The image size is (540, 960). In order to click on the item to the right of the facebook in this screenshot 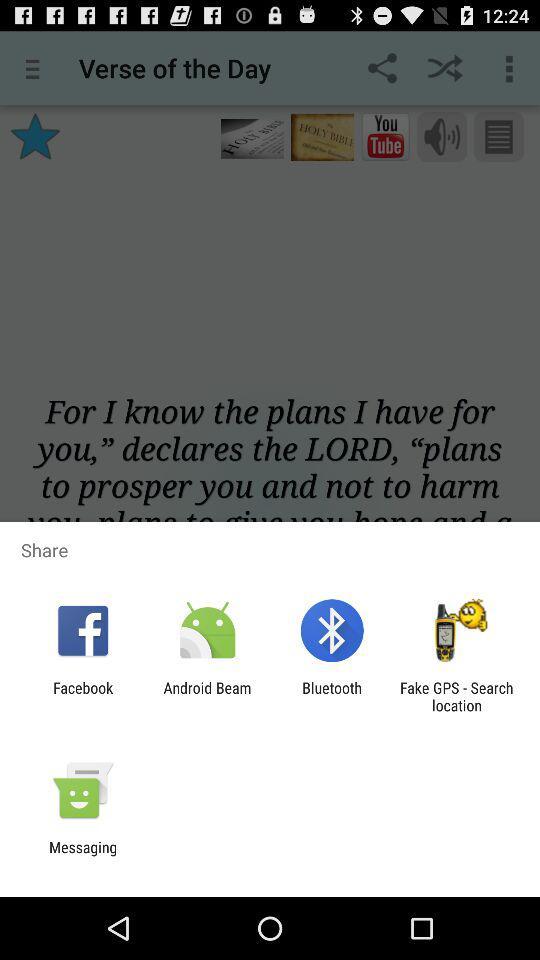, I will do `click(206, 696)`.